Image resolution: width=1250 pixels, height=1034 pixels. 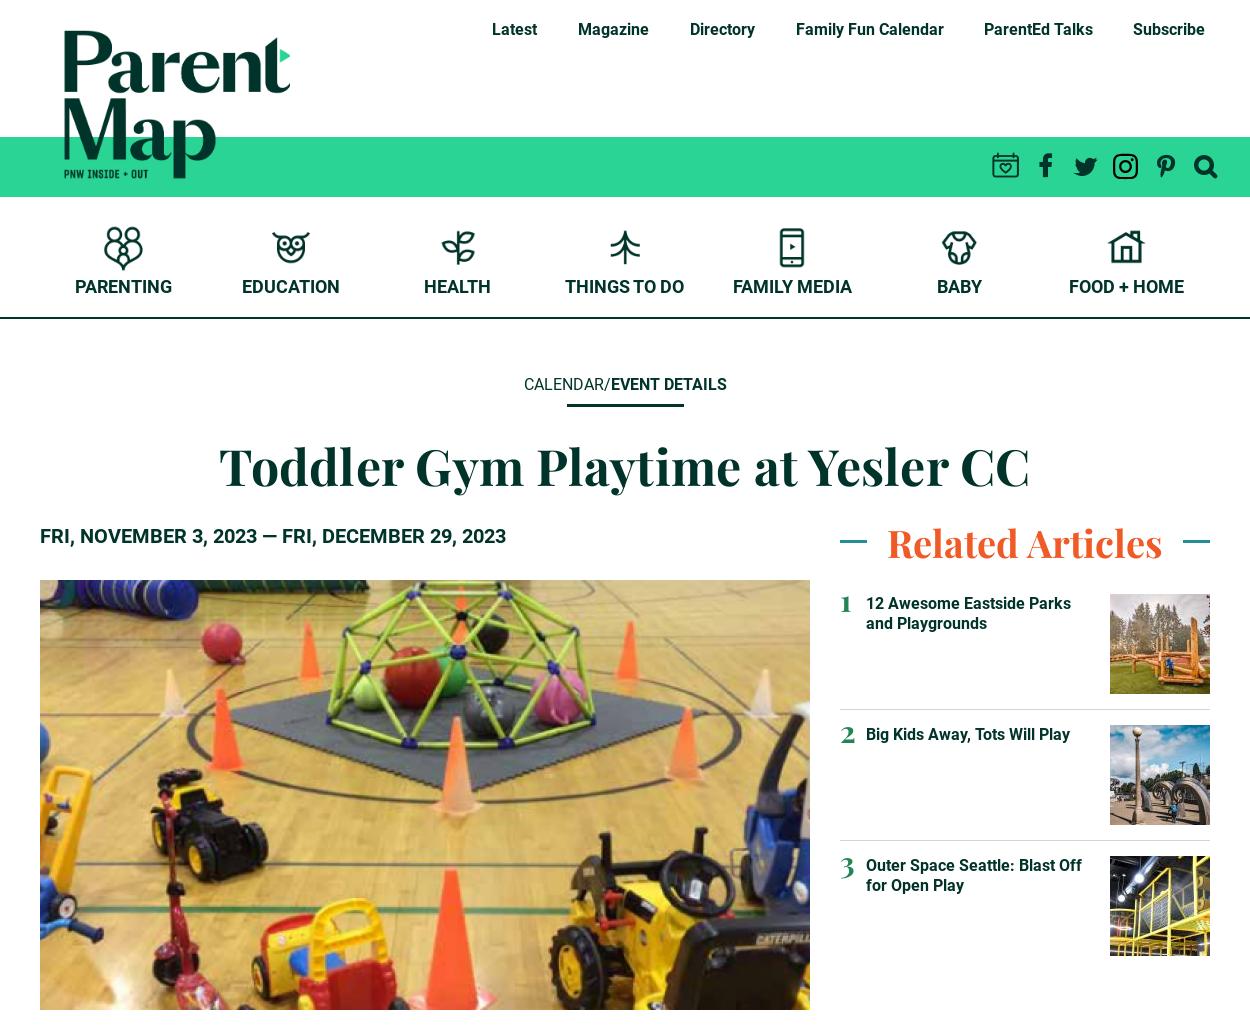 What do you see at coordinates (821, 75) in the screenshot?
I see `'Get our monthly magazine delivered to your home!'` at bounding box center [821, 75].